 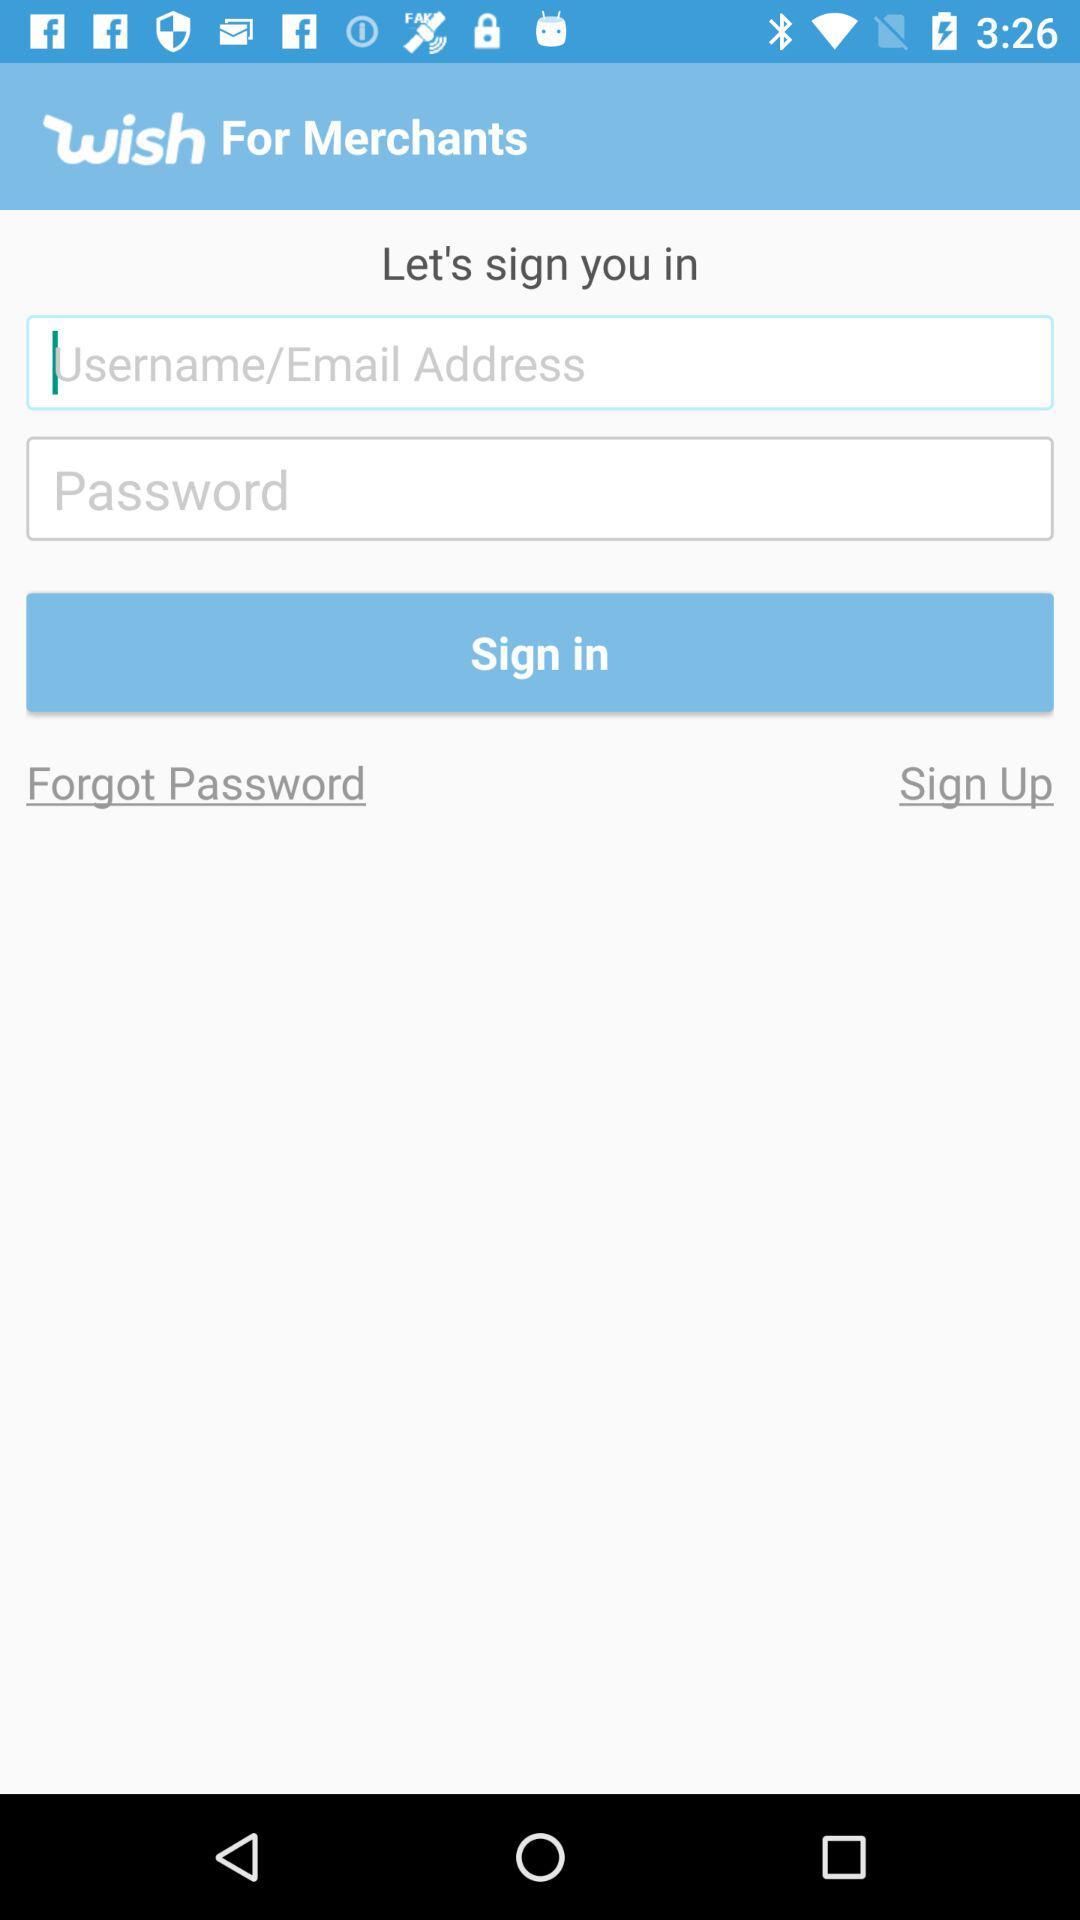 I want to click on the icon below the sign in item, so click(x=795, y=780).